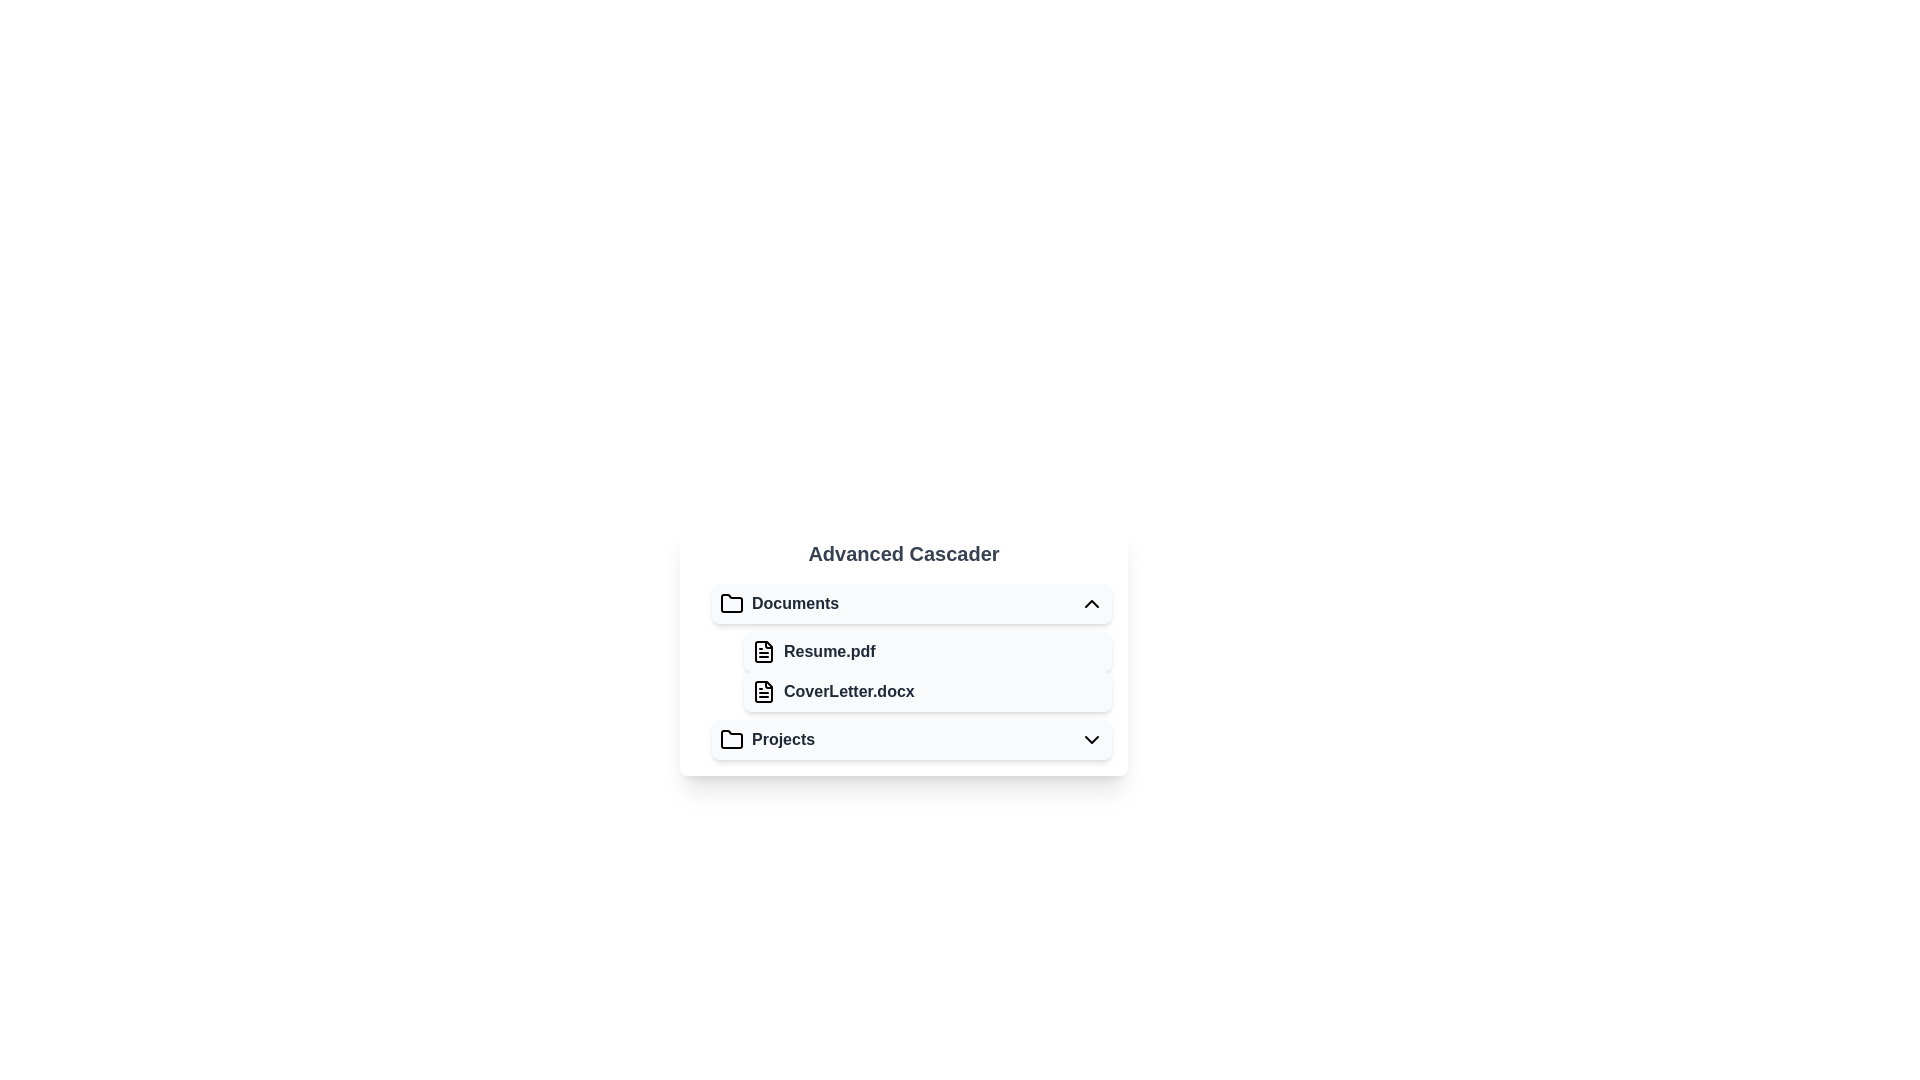 The height and width of the screenshot is (1080, 1920). Describe the element at coordinates (762, 690) in the screenshot. I see `the file icon representing 'CoverLetter.docx', which is the second file icon in the UI, to visually identify the document type` at that location.